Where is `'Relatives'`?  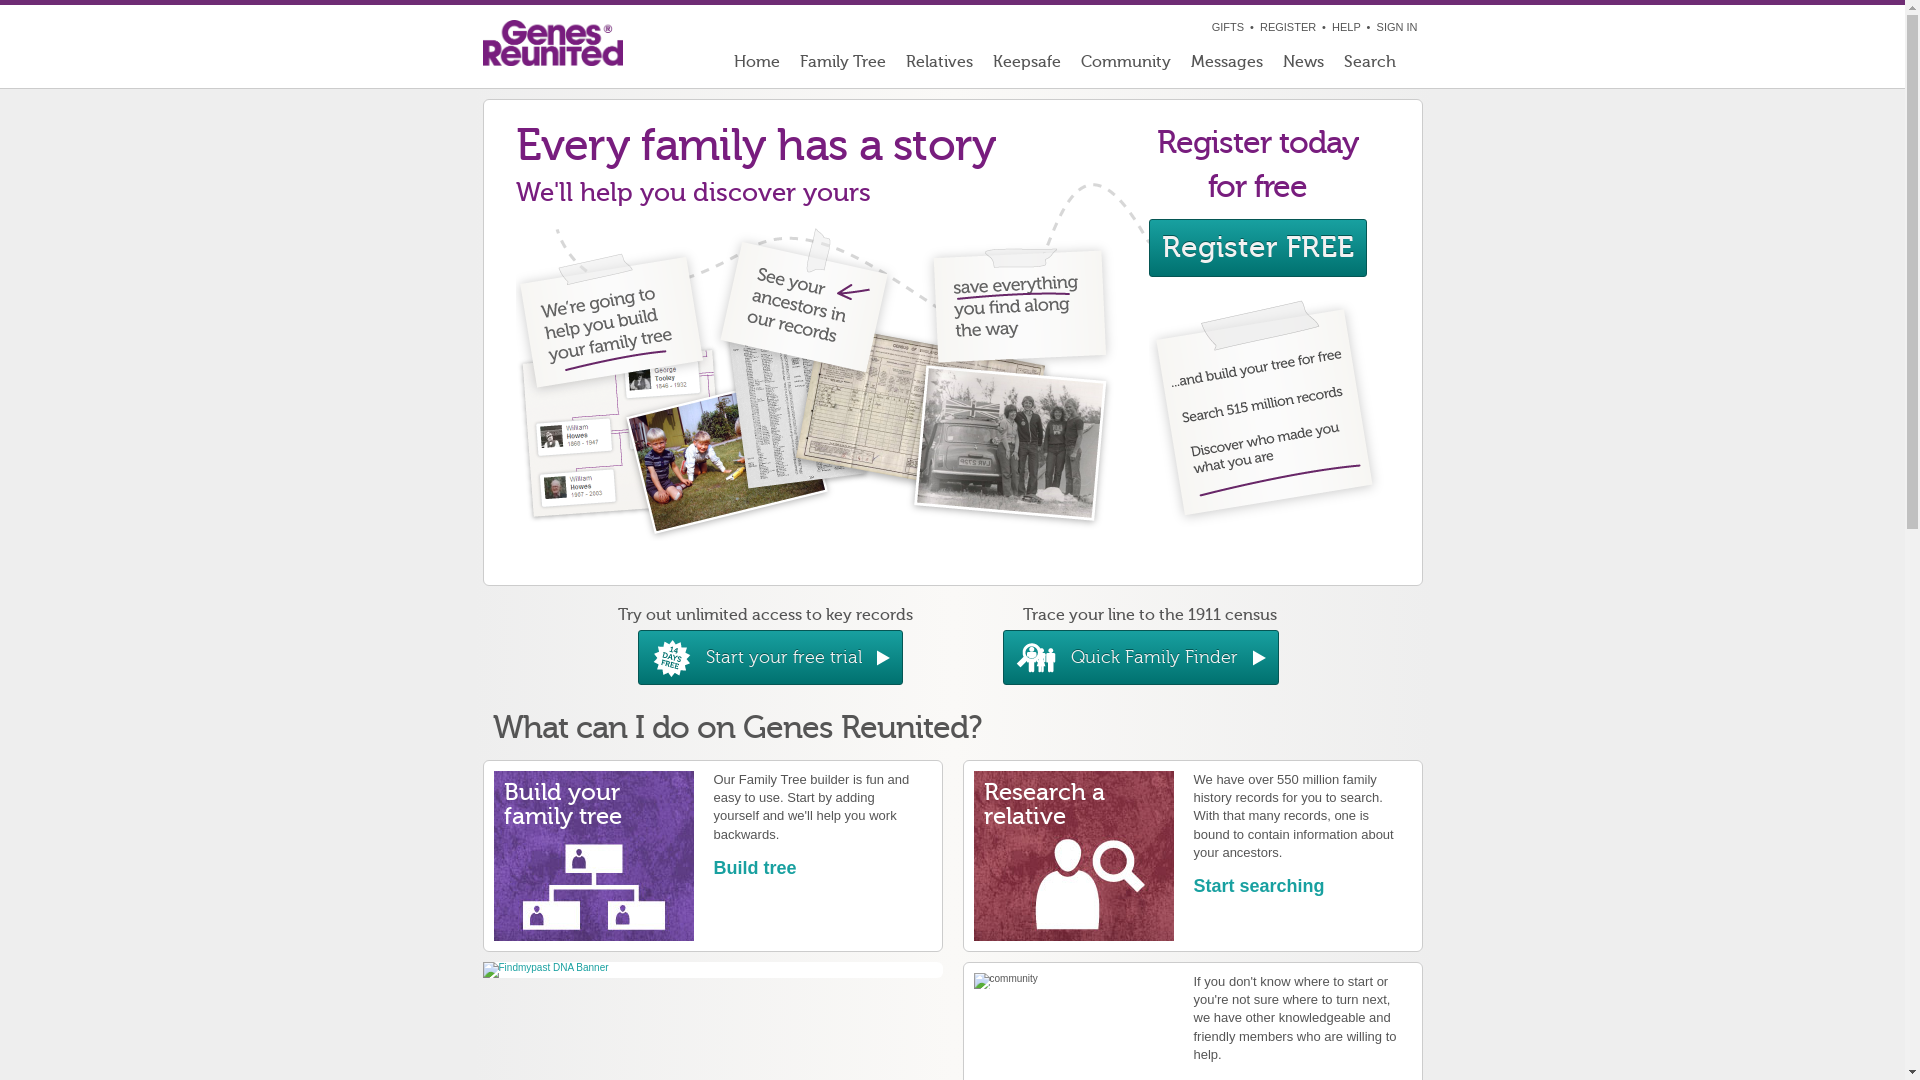
'Relatives' is located at coordinates (938, 65).